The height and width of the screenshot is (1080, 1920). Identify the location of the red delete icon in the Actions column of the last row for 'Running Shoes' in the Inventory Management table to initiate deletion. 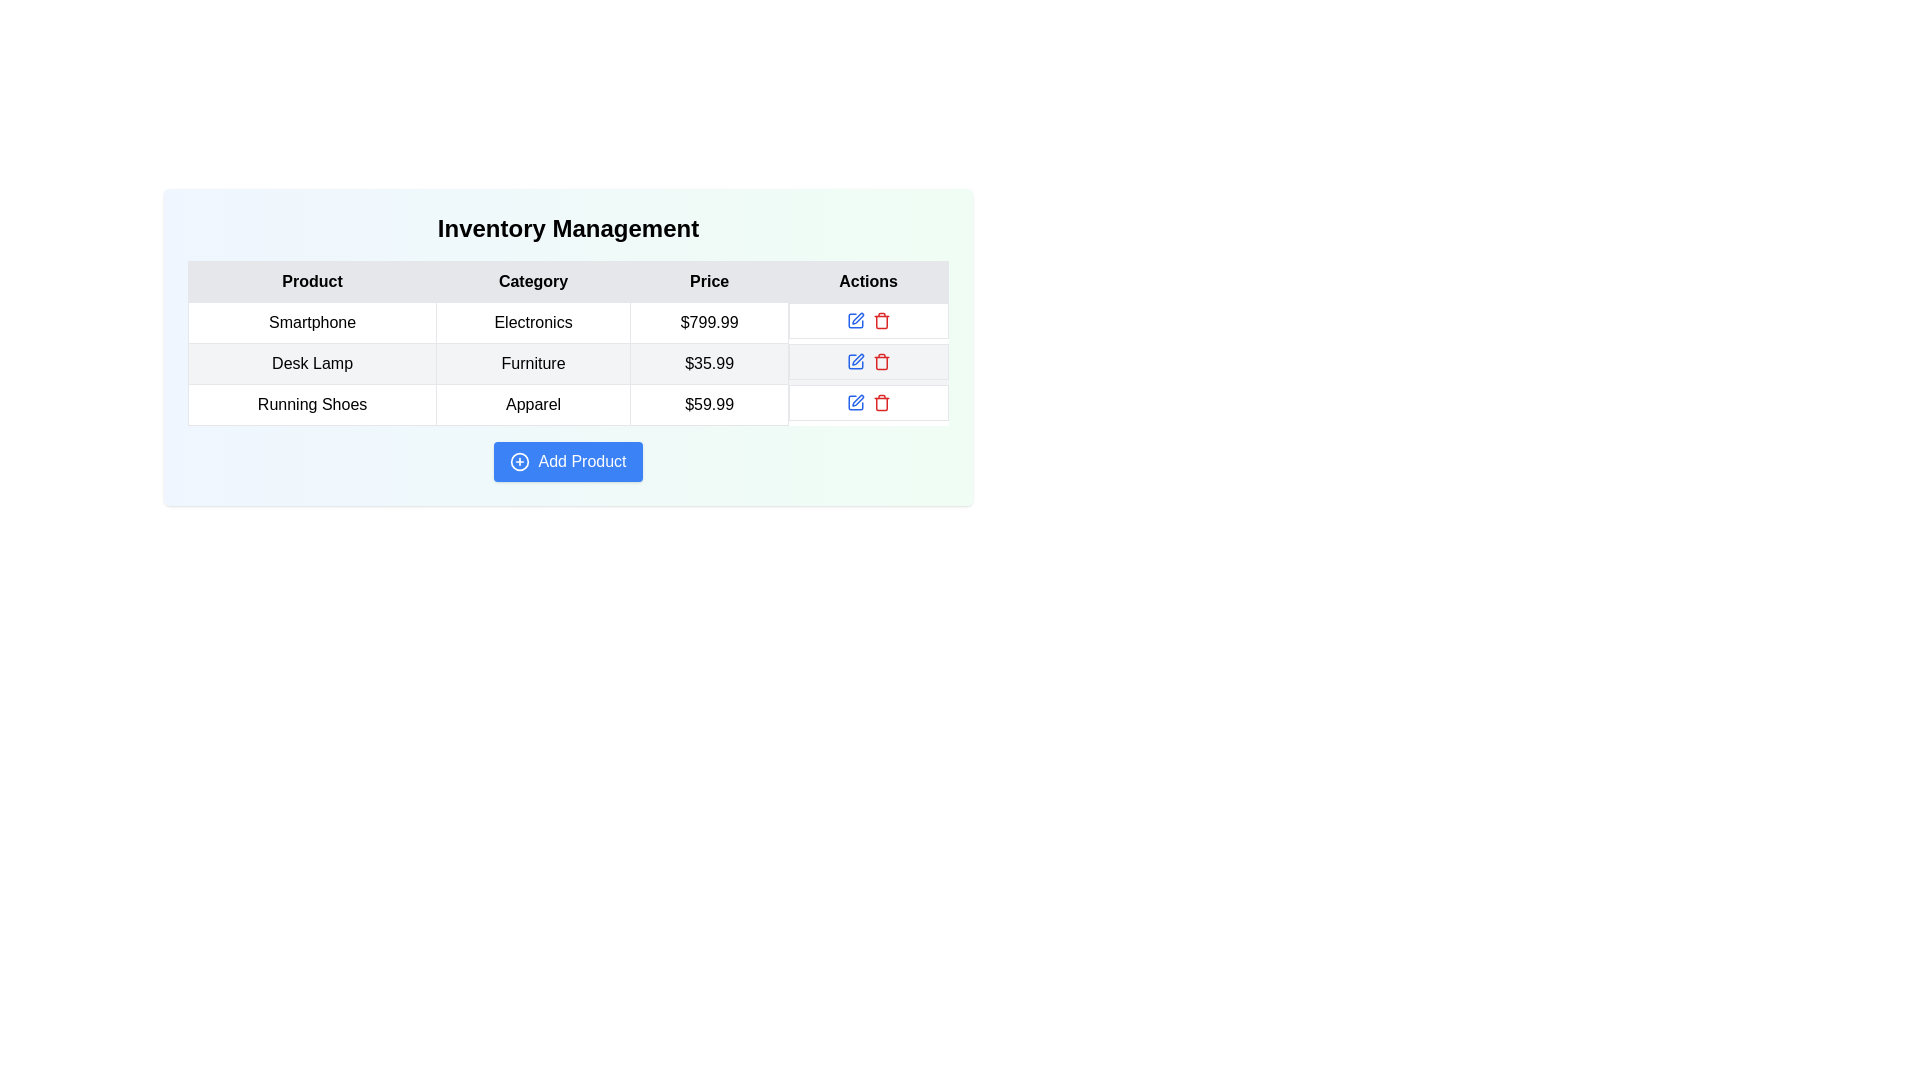
(868, 402).